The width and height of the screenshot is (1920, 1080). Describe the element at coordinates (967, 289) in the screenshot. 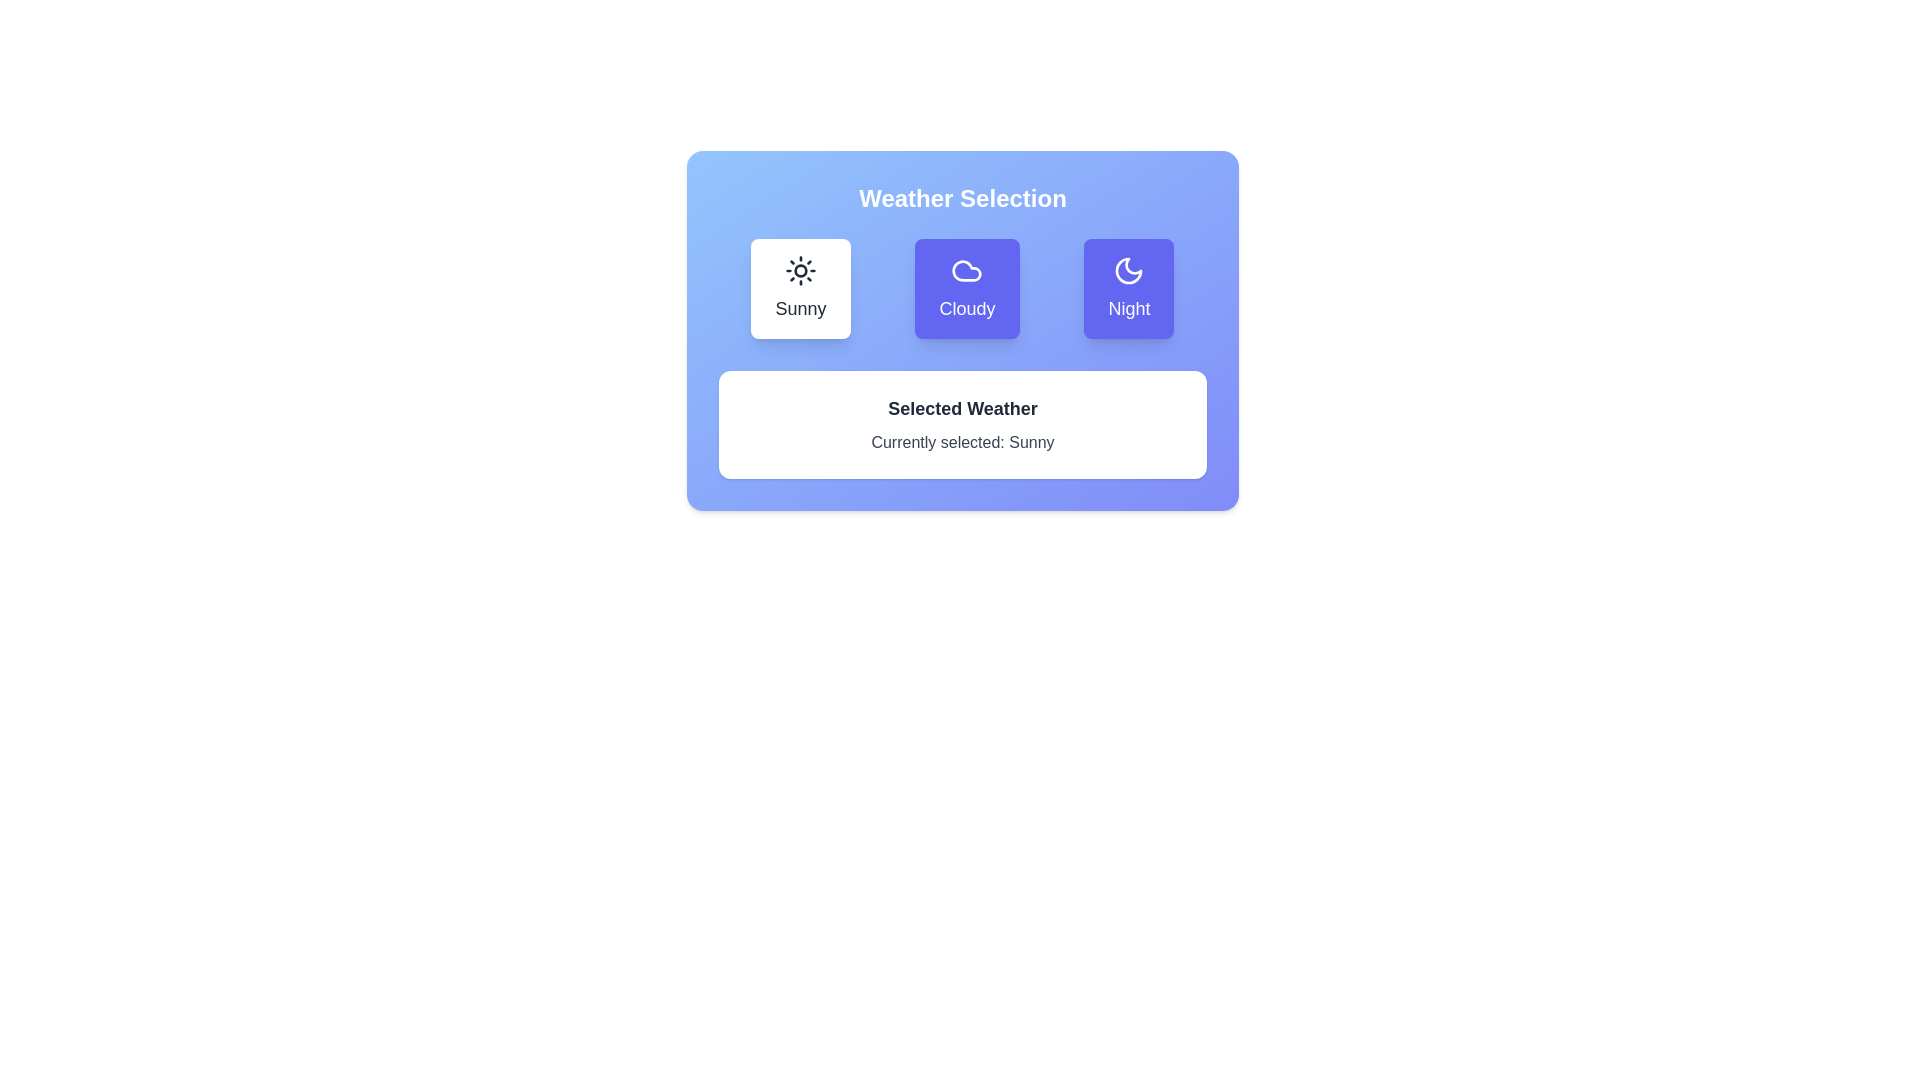

I see `the 'Cloudy' weather selection button` at that location.